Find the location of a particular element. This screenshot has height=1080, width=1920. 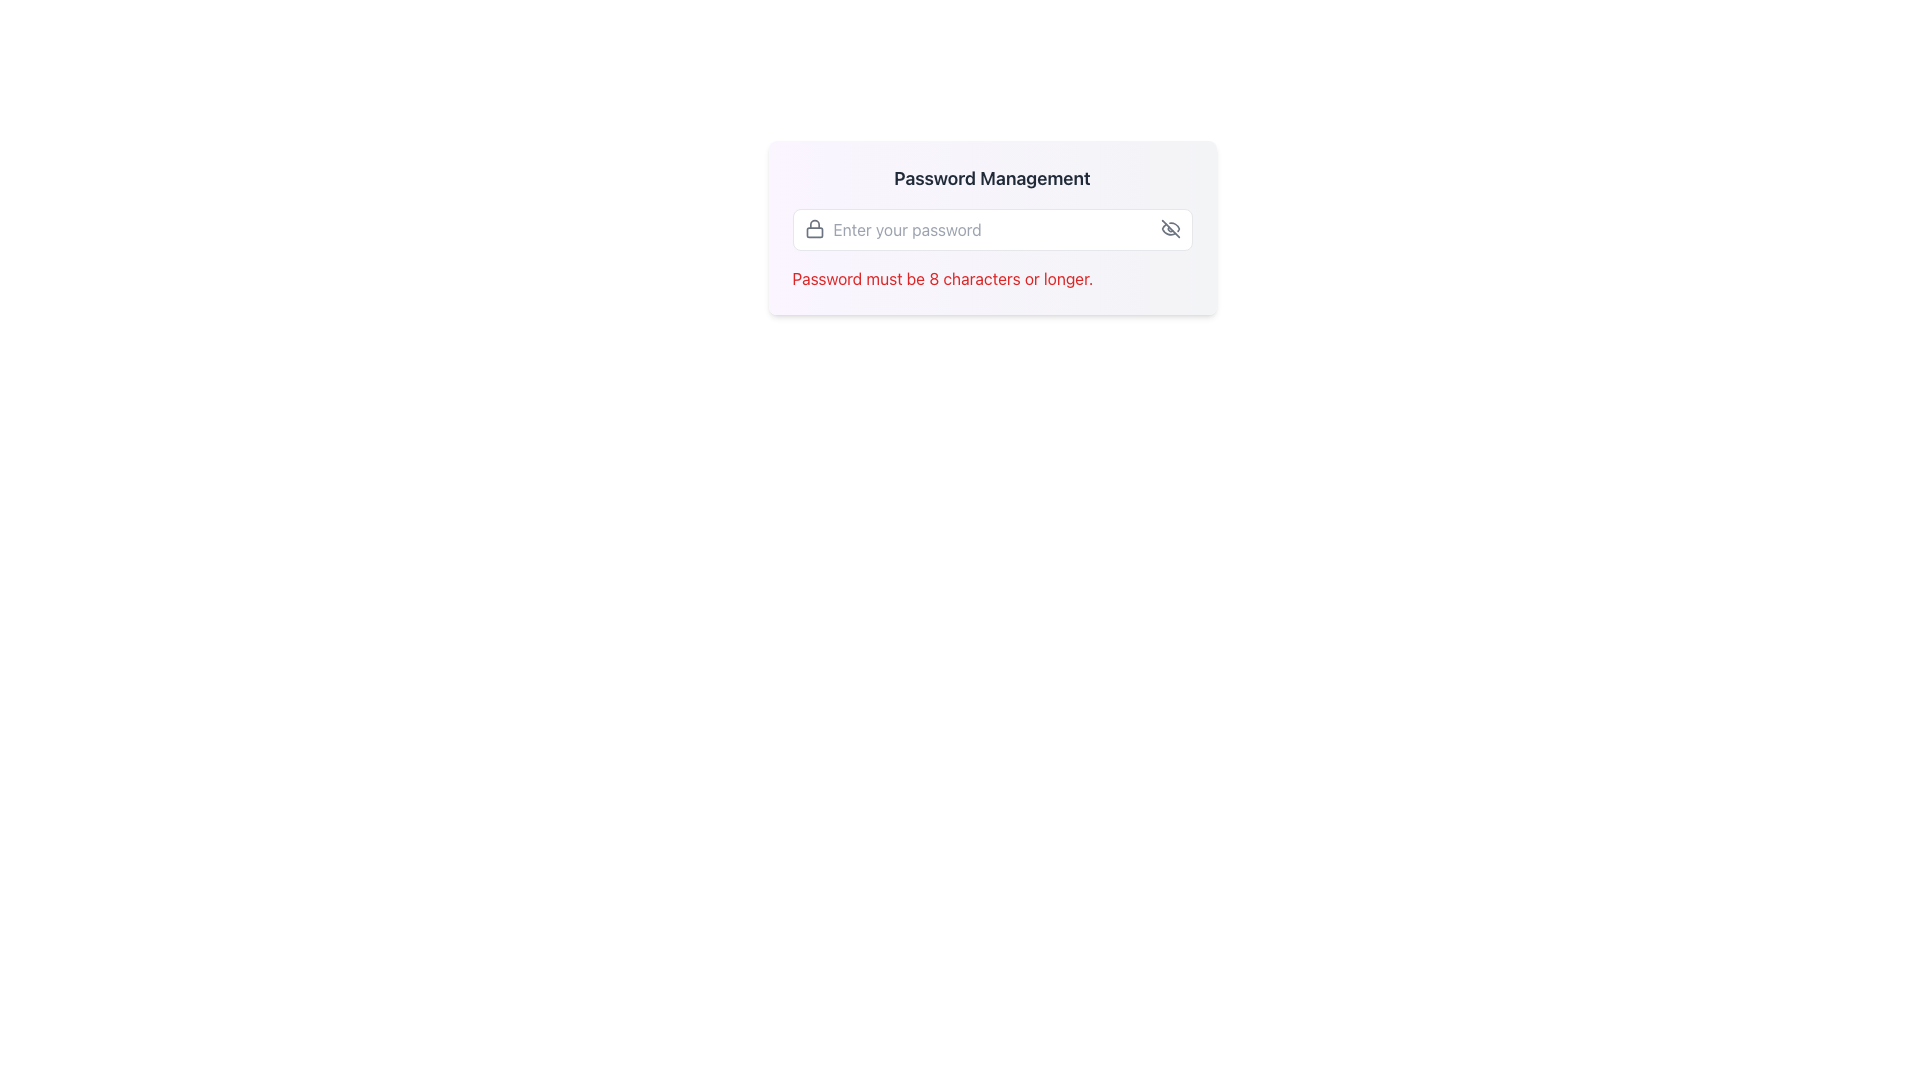

the text label that displays the message 'Password must be 8 characters or longer.' styled in red, which is located beneath the password input field is located at coordinates (941, 278).